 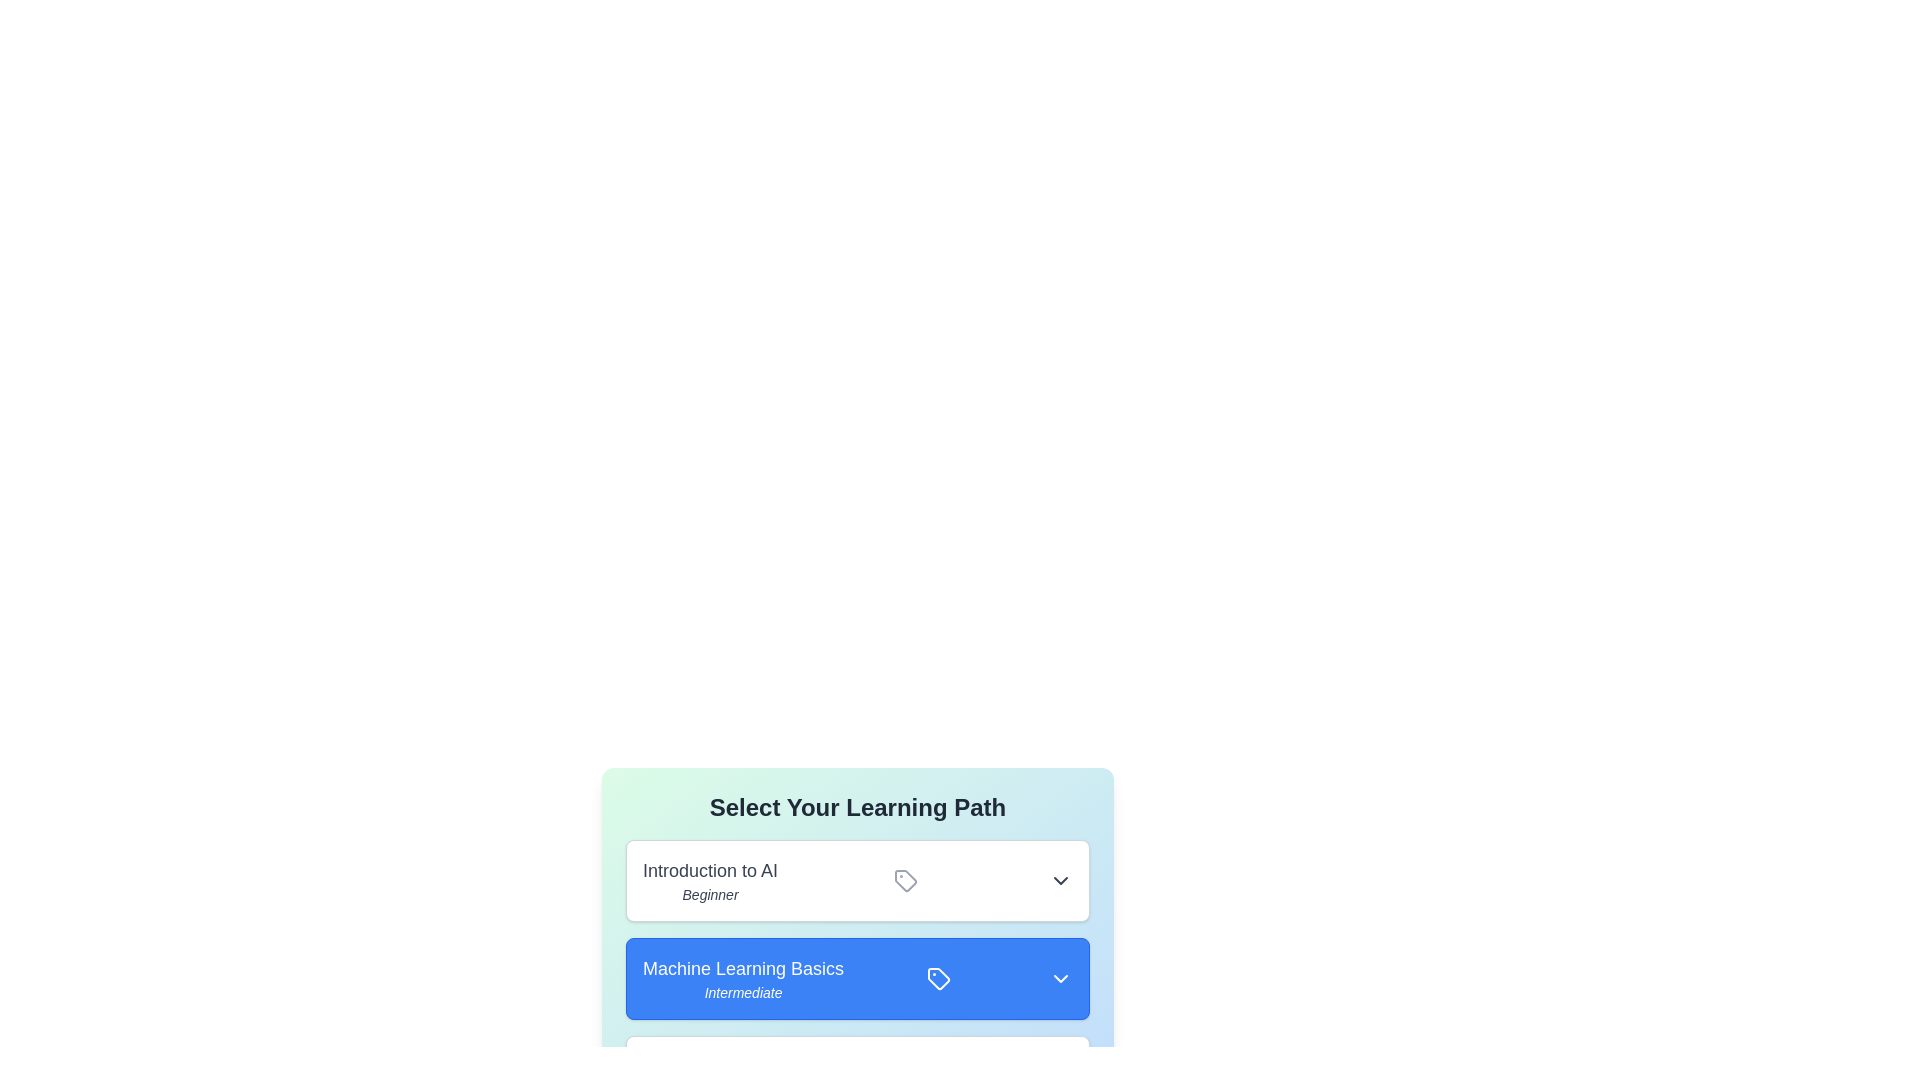 What do you see at coordinates (1059, 879) in the screenshot?
I see `the dropdown button of the learning path Introduction to AI to expand or collapse its details` at bounding box center [1059, 879].